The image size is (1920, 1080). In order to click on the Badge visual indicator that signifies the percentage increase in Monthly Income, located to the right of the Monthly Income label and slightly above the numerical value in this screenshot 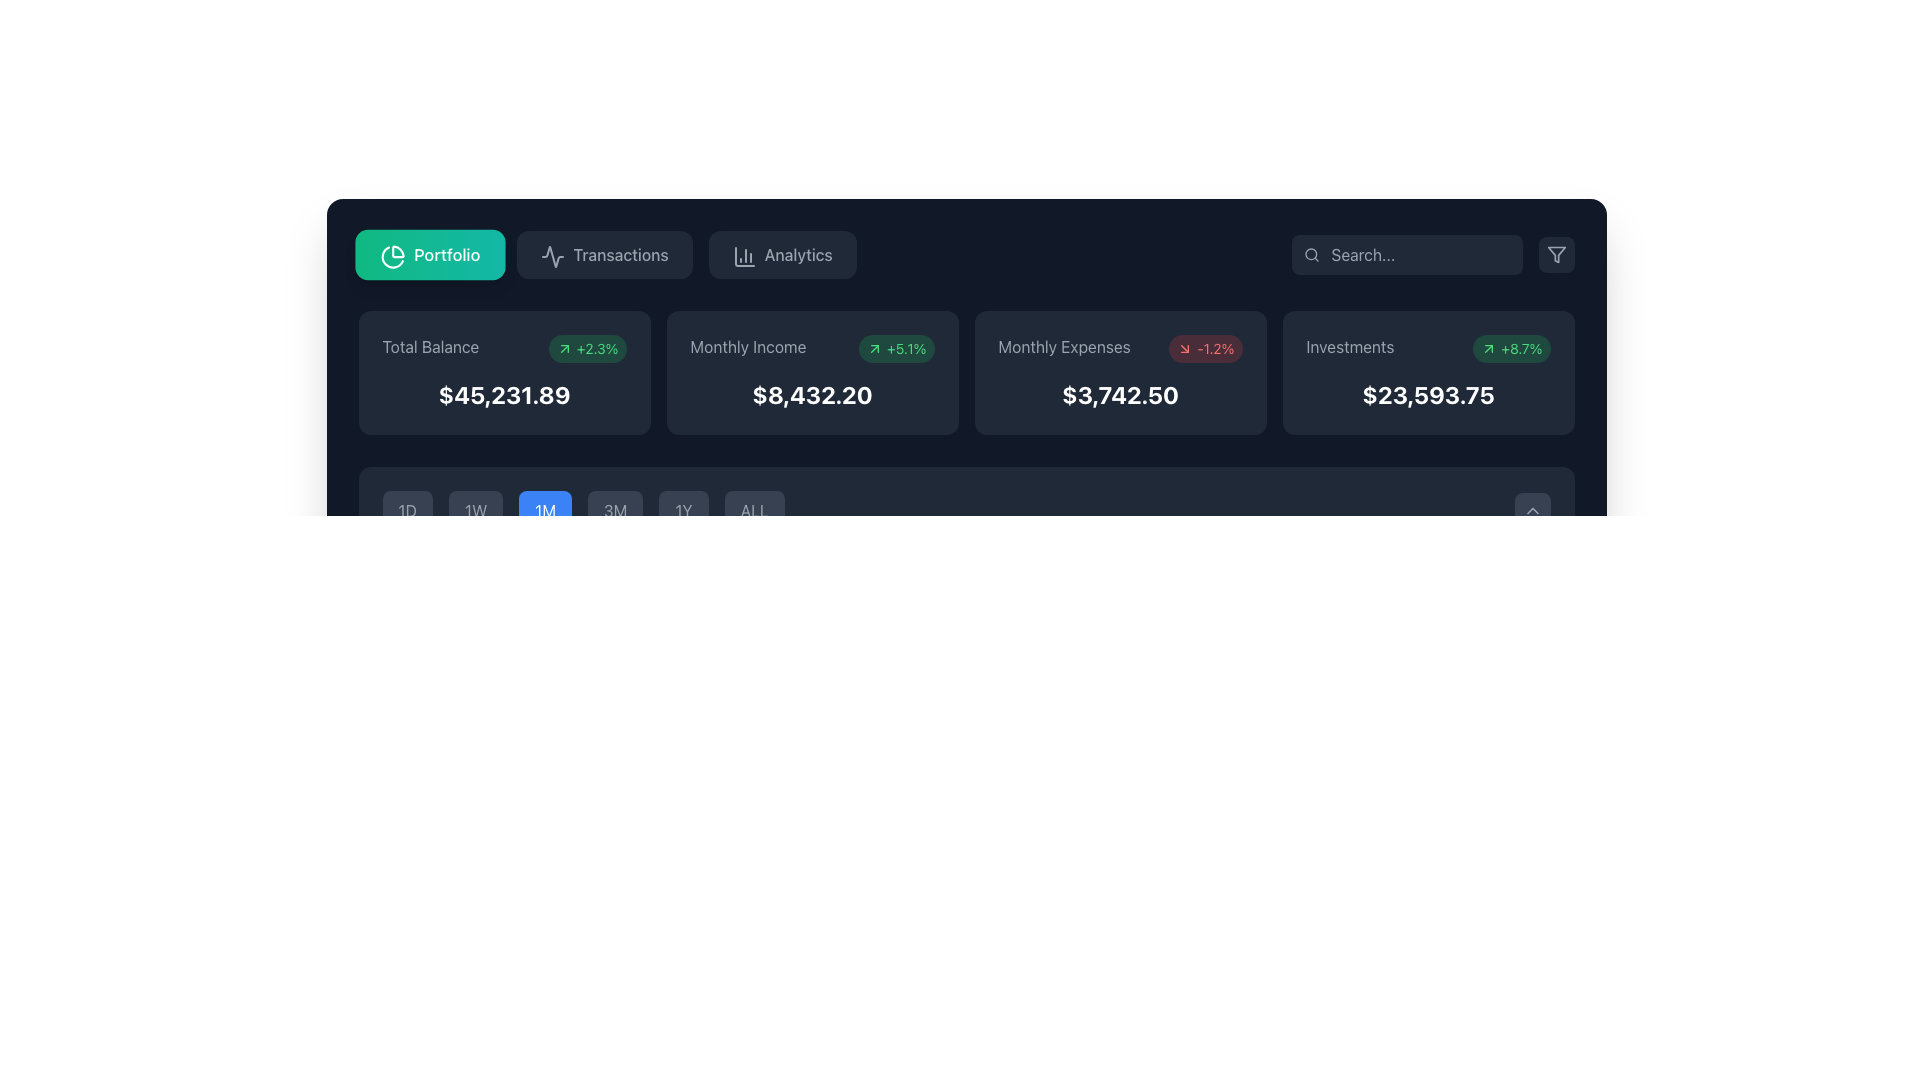, I will do `click(895, 347)`.